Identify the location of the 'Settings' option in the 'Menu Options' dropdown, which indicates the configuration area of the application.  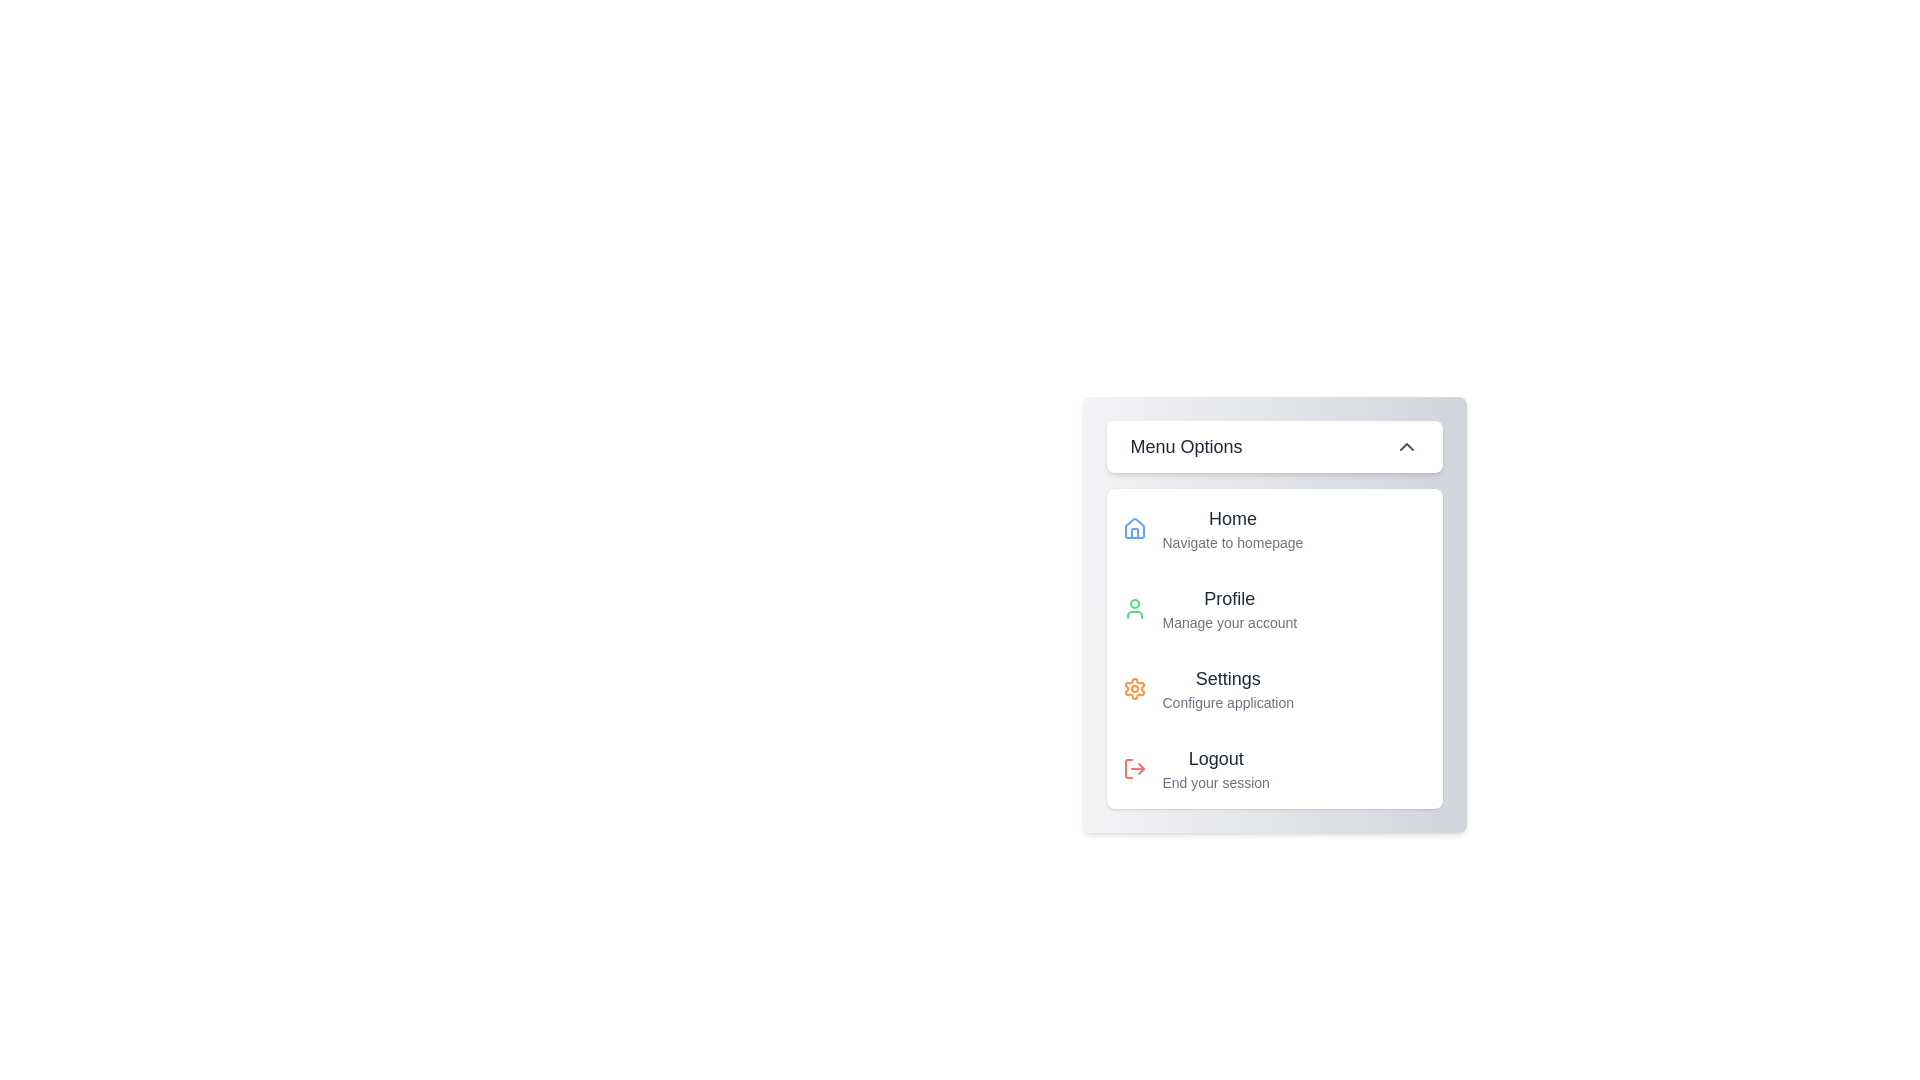
(1227, 677).